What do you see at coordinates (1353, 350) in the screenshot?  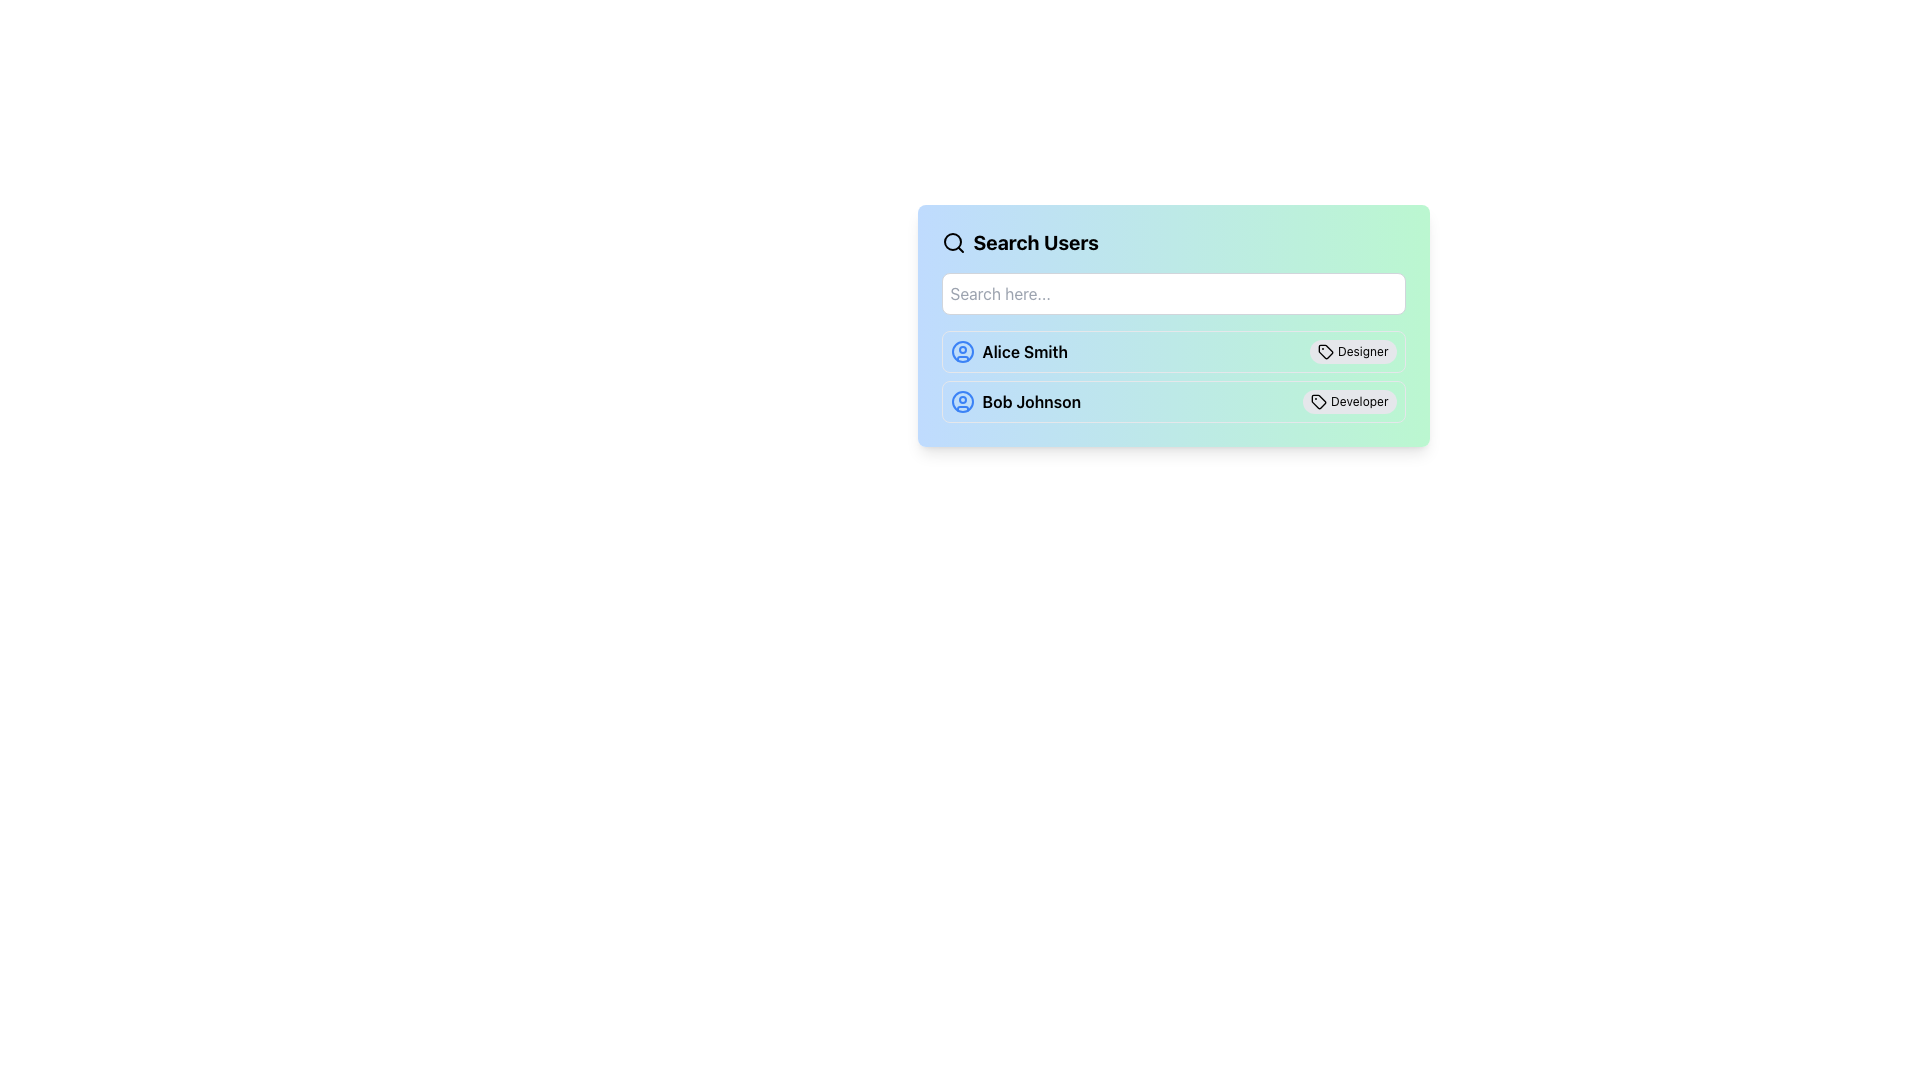 I see `the pill-shaped badge label with a gray background containing the 'Designer' text, located to the far right of the entry labeled 'Alice Smith'` at bounding box center [1353, 350].